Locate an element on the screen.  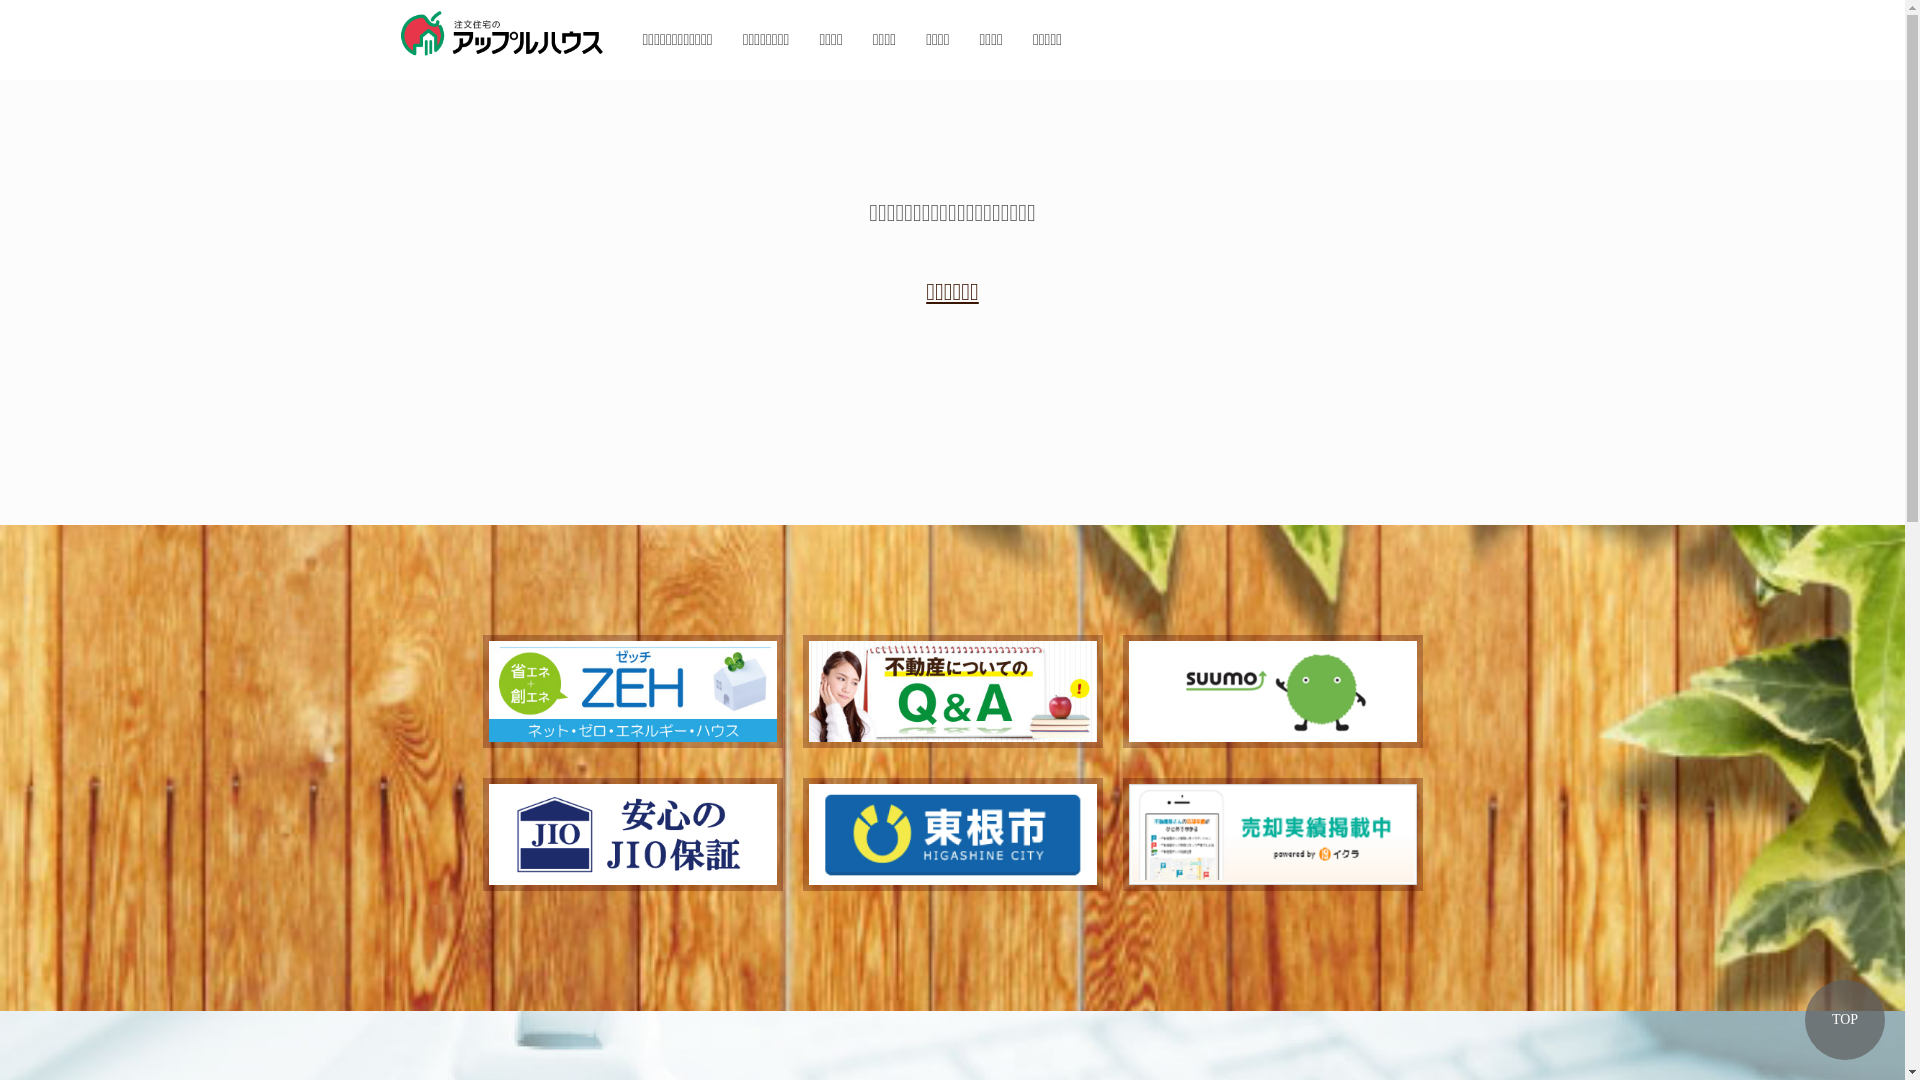
'TOP' is located at coordinates (1843, 1019).